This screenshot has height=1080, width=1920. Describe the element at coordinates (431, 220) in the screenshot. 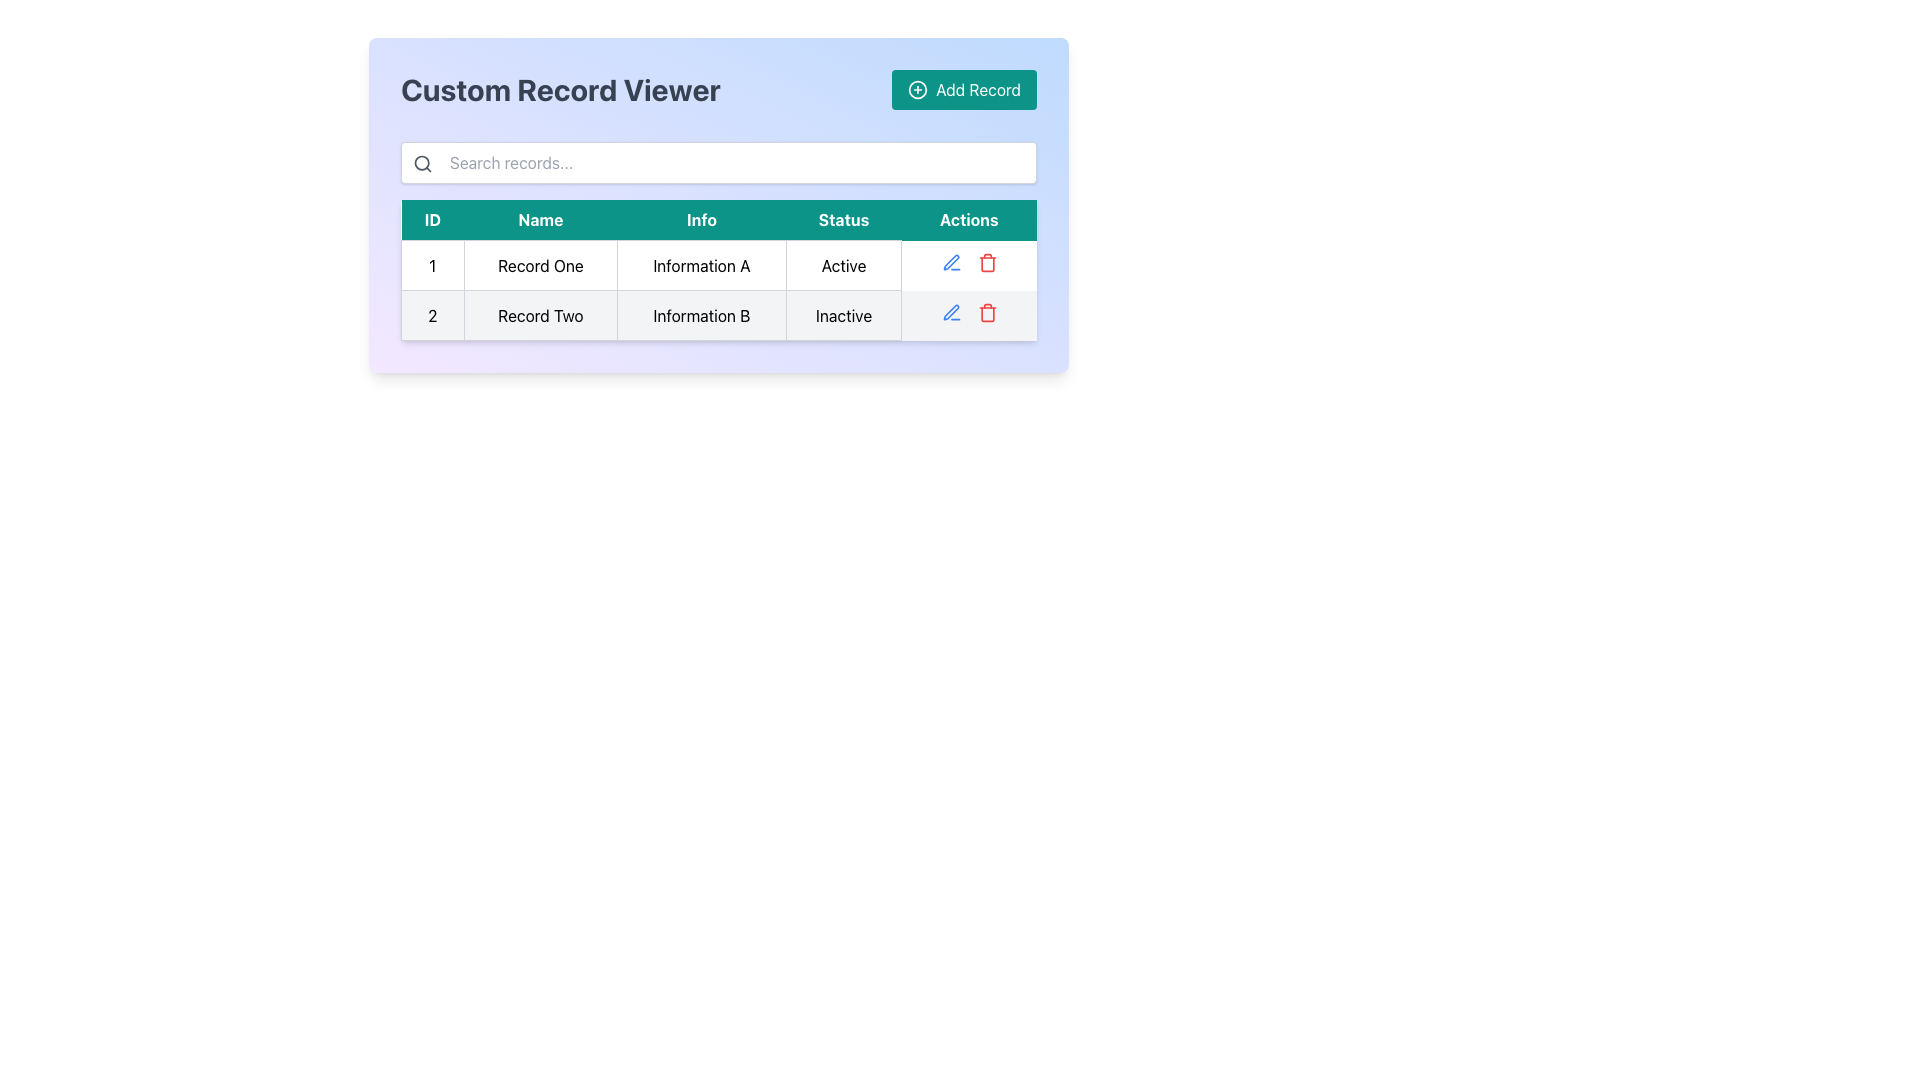

I see `the 'ID' column header cell in the table, which is the first header and positioned at the top-left among its siblings labeled 'Name', 'Info', 'Status', and 'Actions'` at that location.